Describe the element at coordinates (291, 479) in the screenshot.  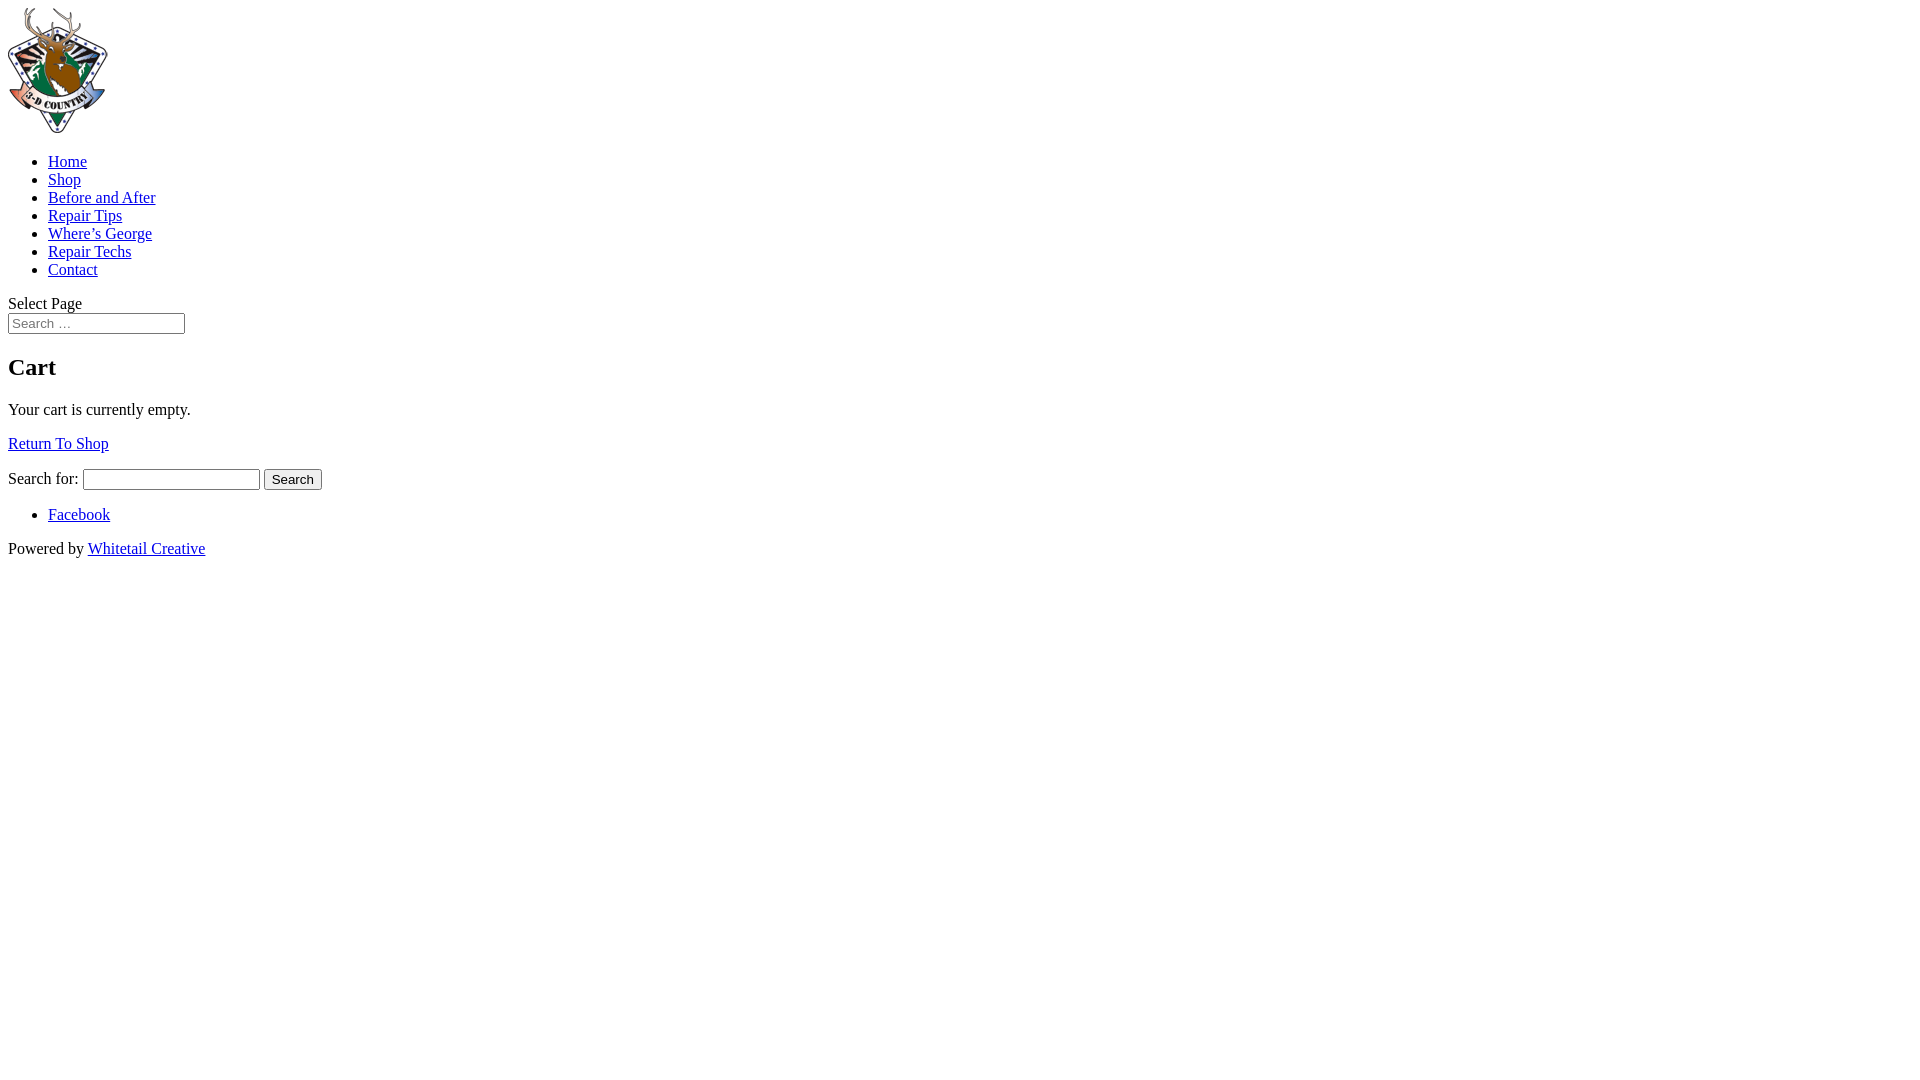
I see `'Search'` at that location.